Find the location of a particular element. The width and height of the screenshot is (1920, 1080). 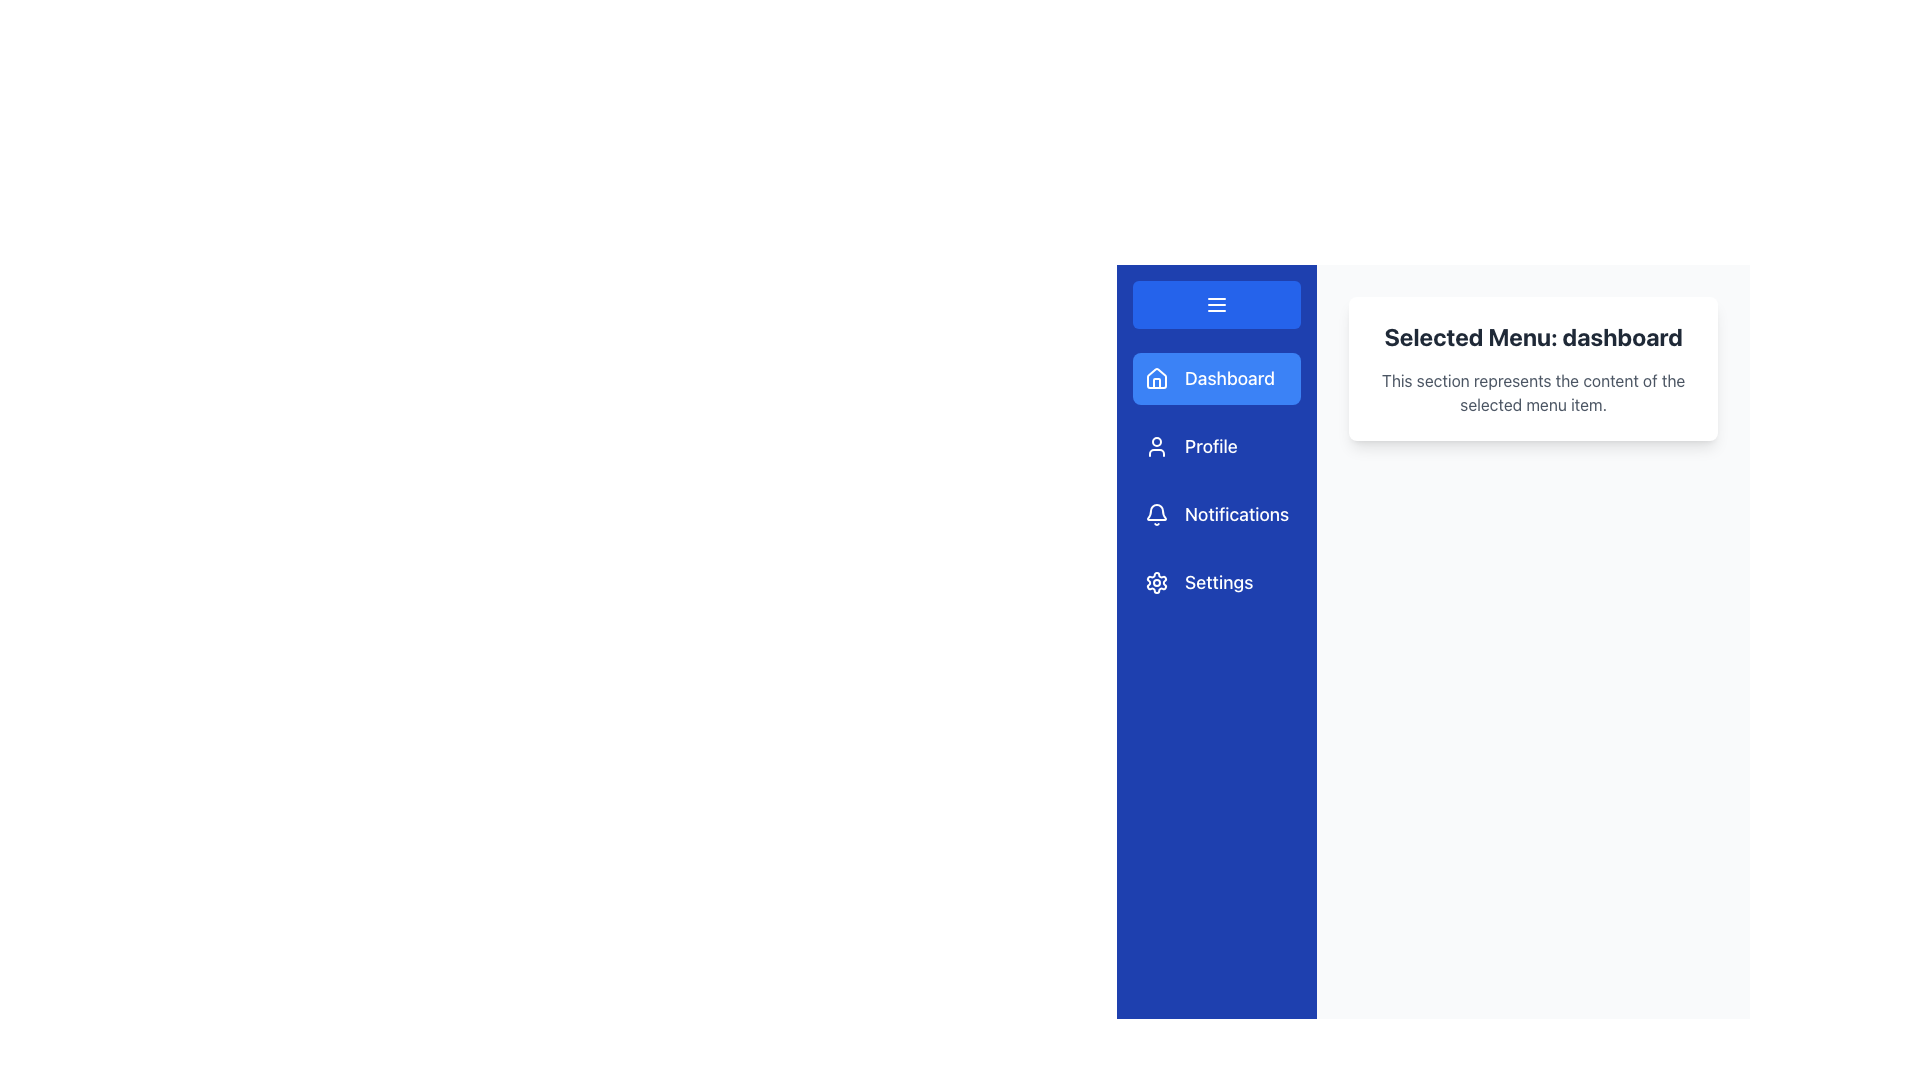

the 'Profile' button in the vertical navigation menu is located at coordinates (1216, 446).